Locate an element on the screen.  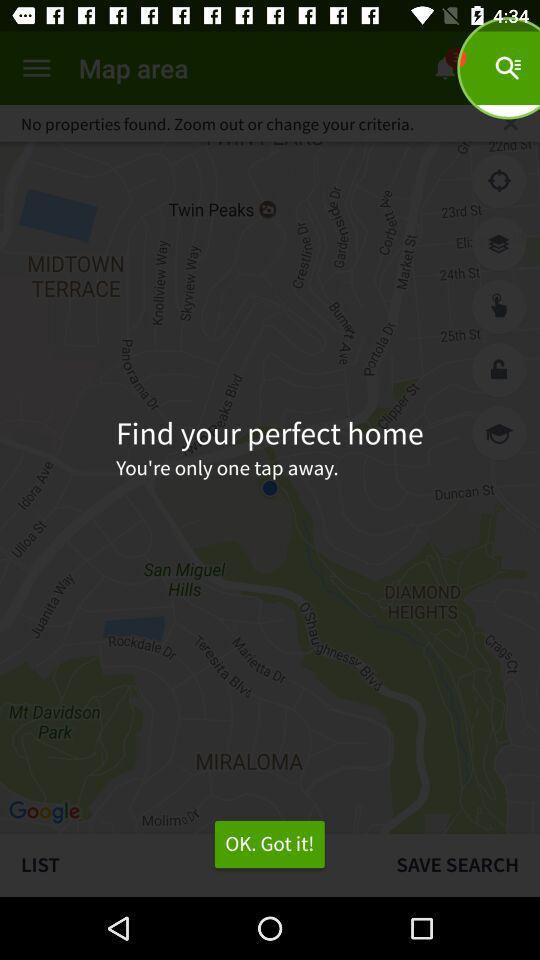
menu is located at coordinates (36, 68).